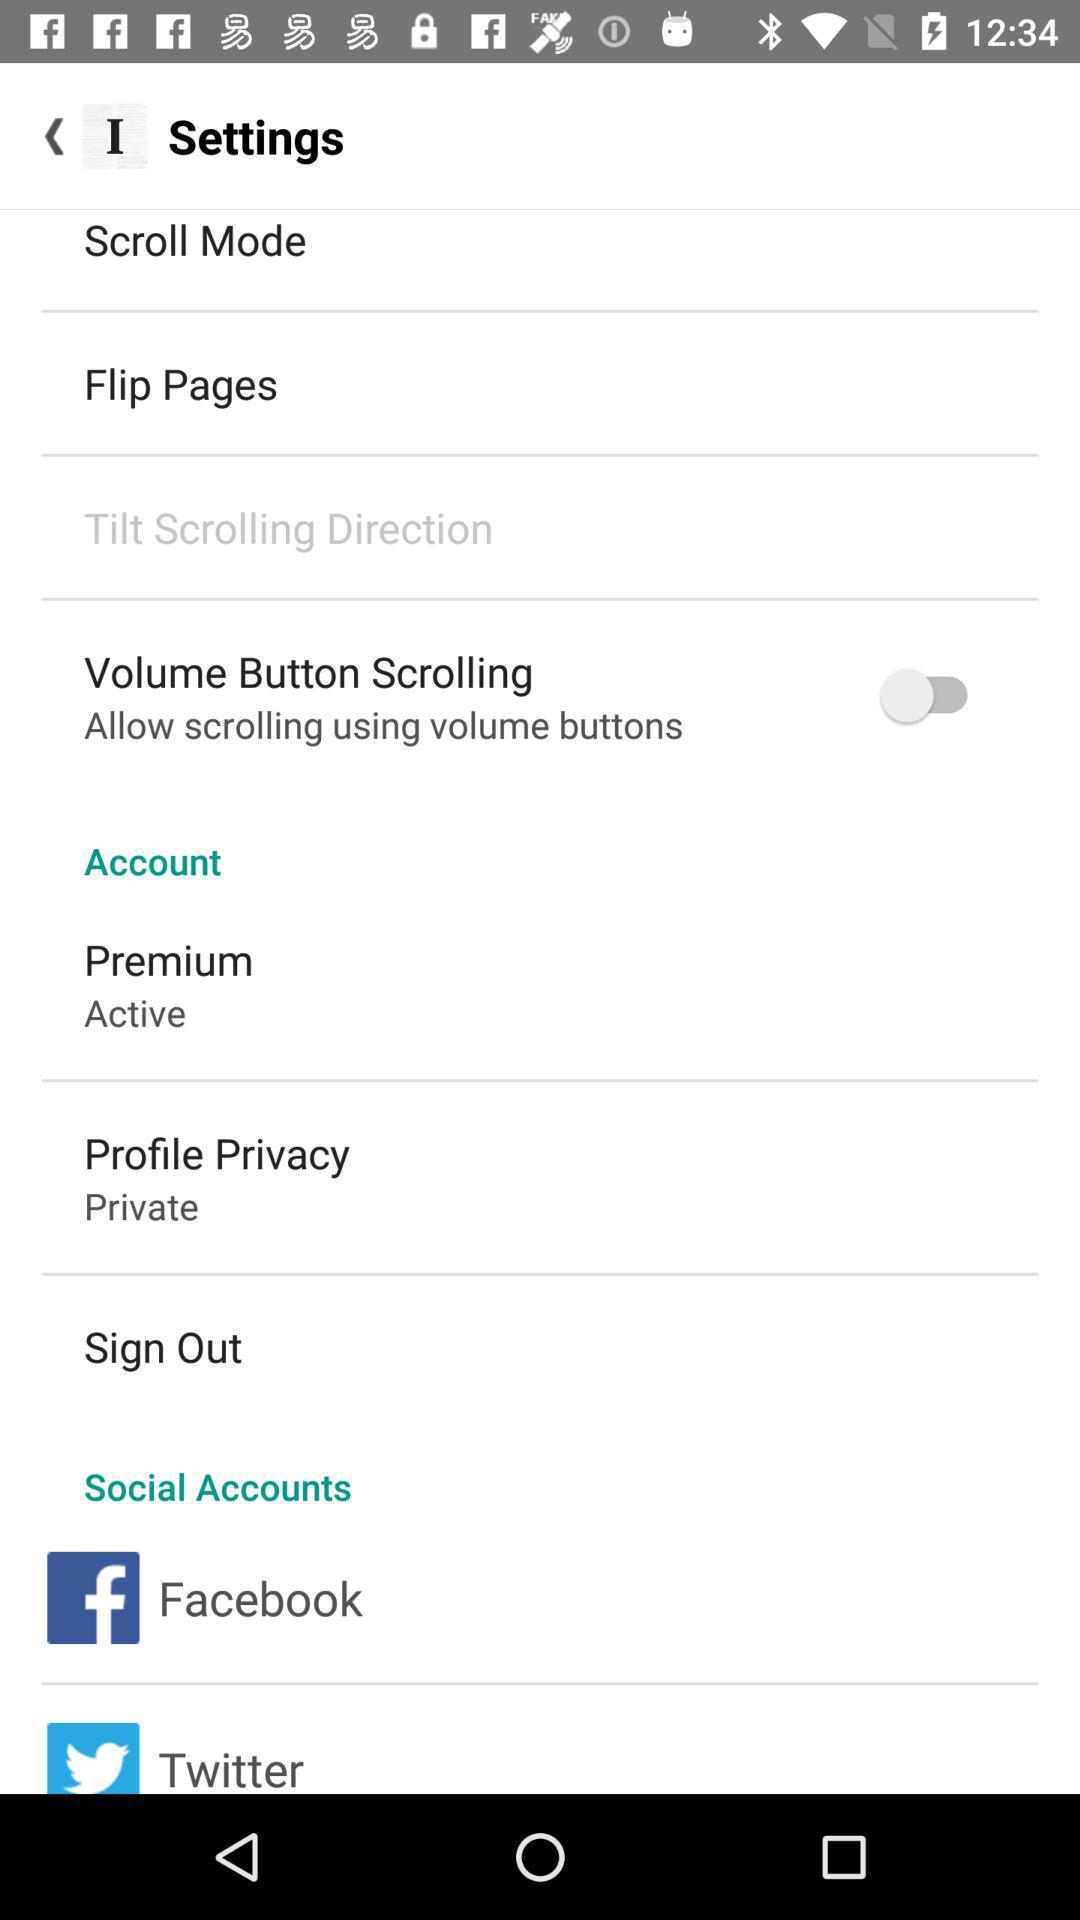 This screenshot has height=1920, width=1080. I want to click on item below sign out, so click(540, 1465).